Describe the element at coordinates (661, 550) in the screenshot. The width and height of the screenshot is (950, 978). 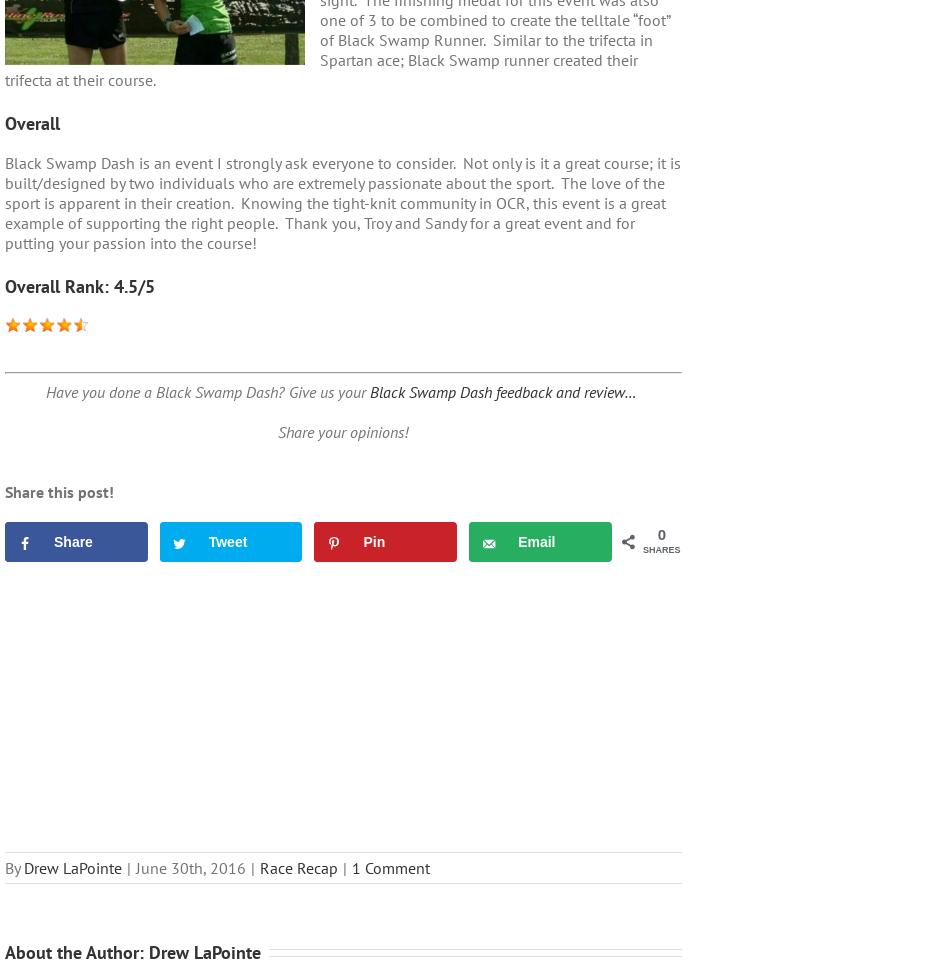
I see `'shares'` at that location.